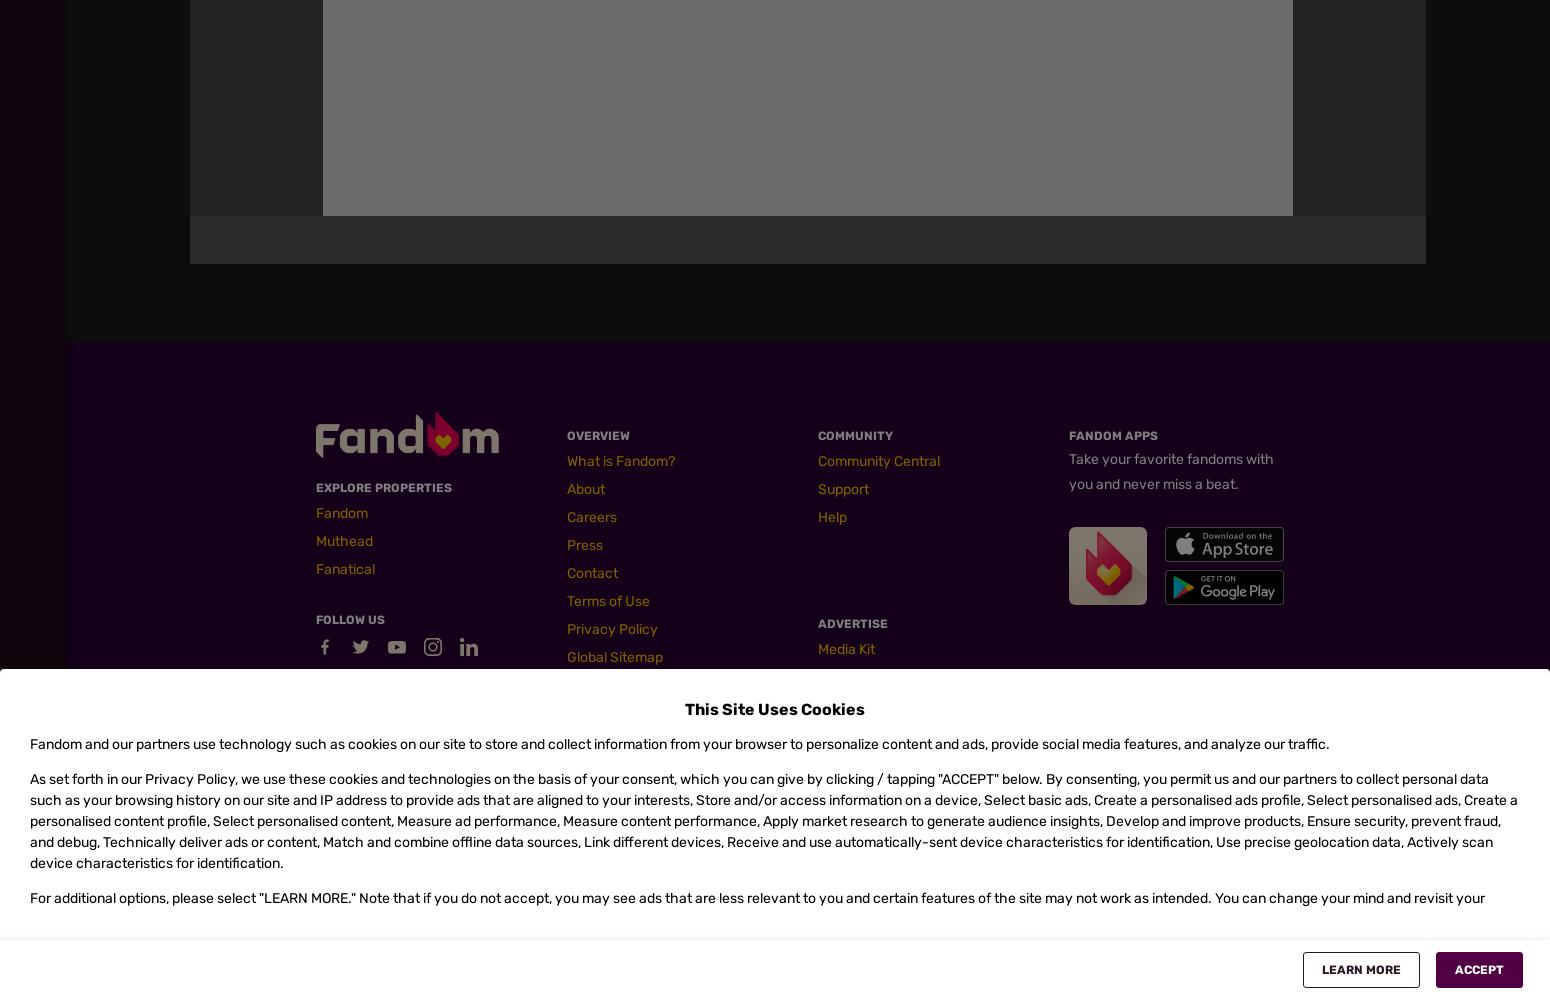 Image resolution: width=1550 pixels, height=1000 pixels. I want to click on 'Follow Us', so click(349, 619).